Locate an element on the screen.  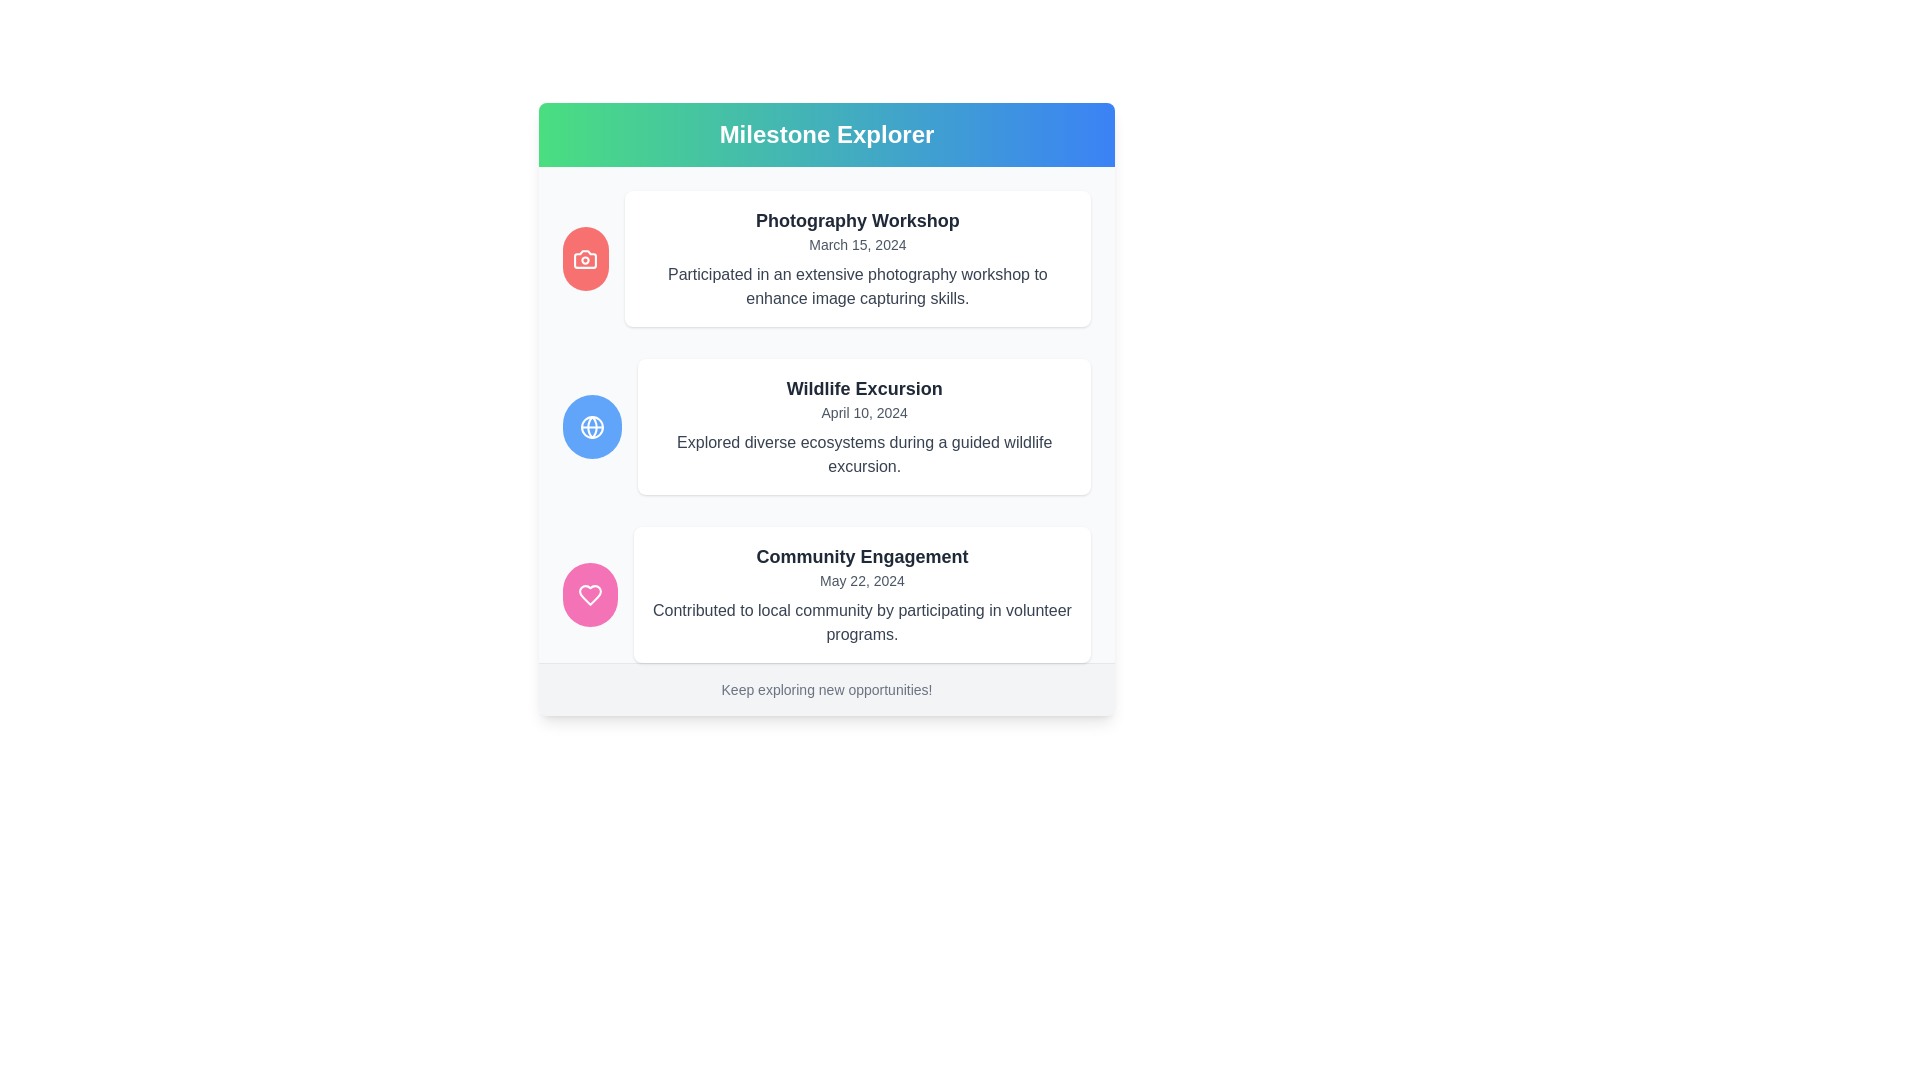
text label displaying 'April 10, 2024', which is styled in a smaller font and positioned under the title 'Wildlife Excursion' in the second panel of the interface is located at coordinates (864, 411).